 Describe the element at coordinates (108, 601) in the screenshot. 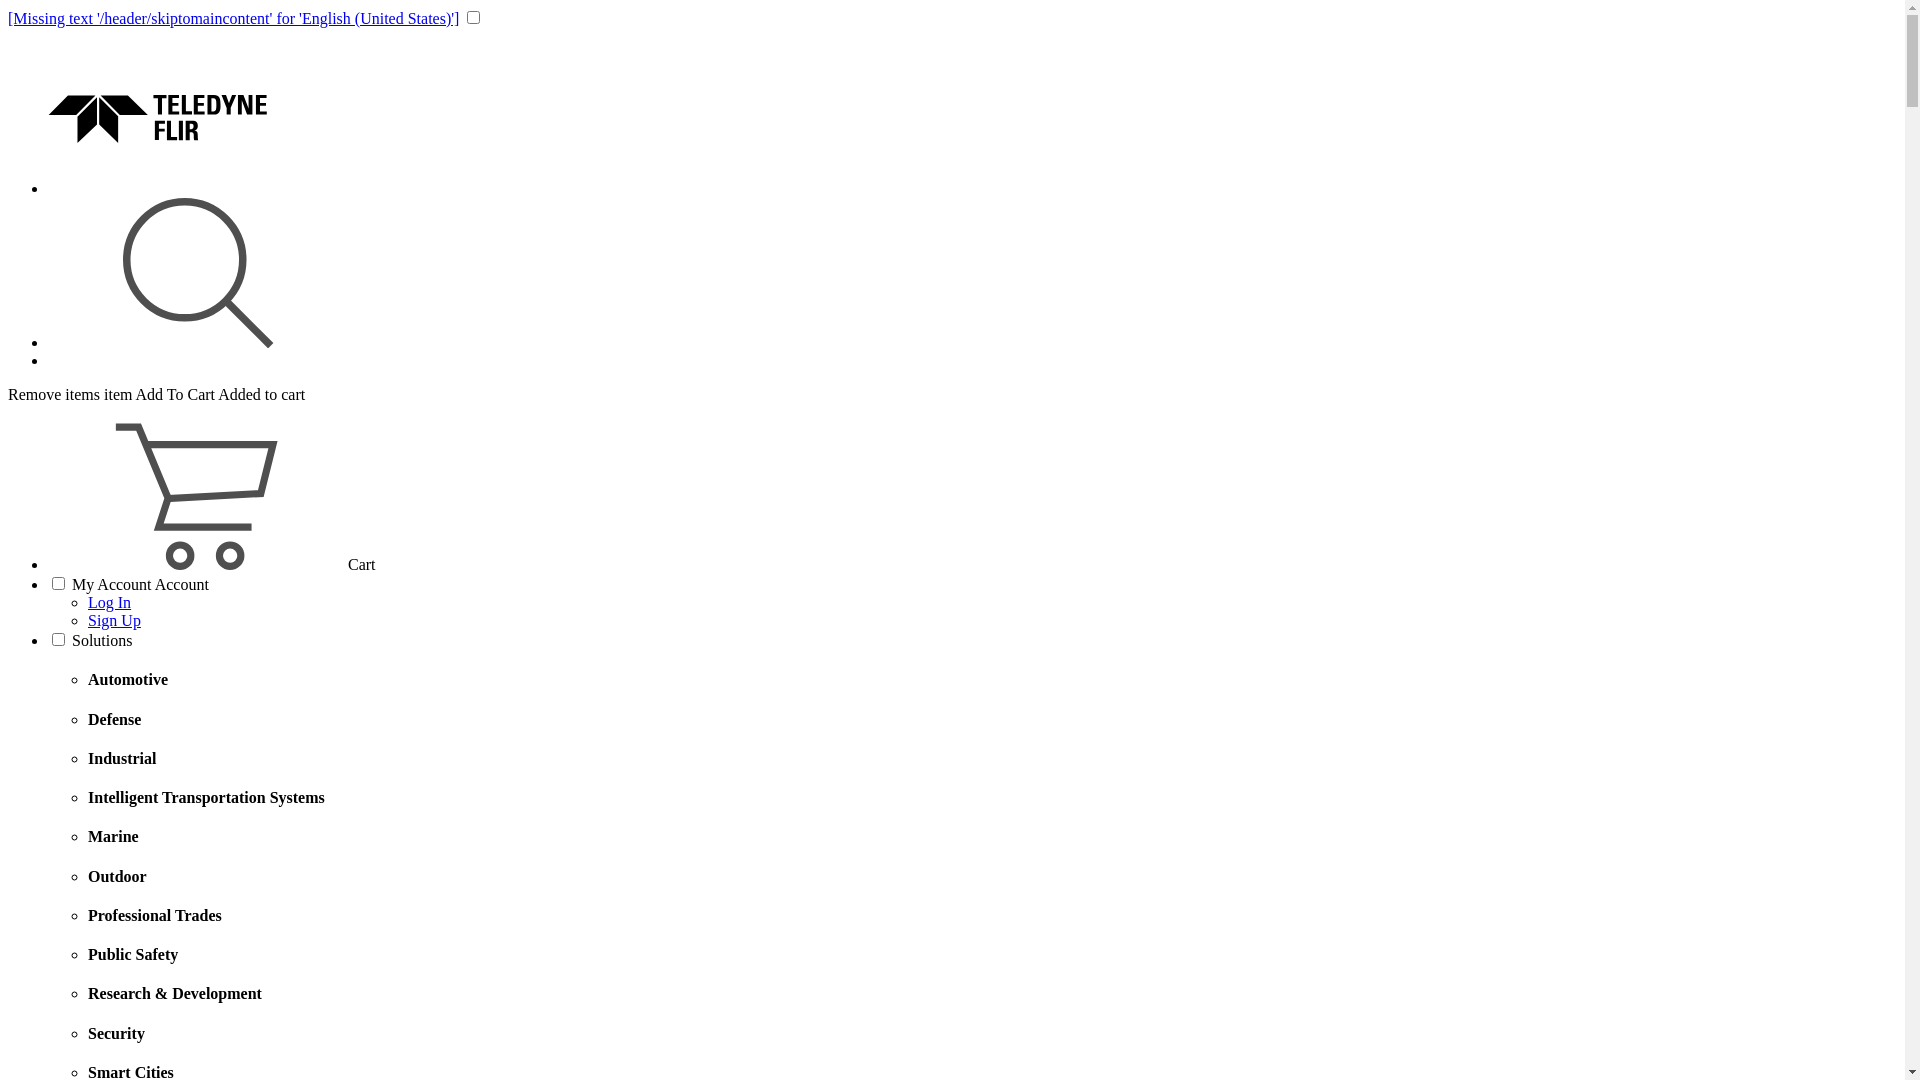

I see `'Log In'` at that location.